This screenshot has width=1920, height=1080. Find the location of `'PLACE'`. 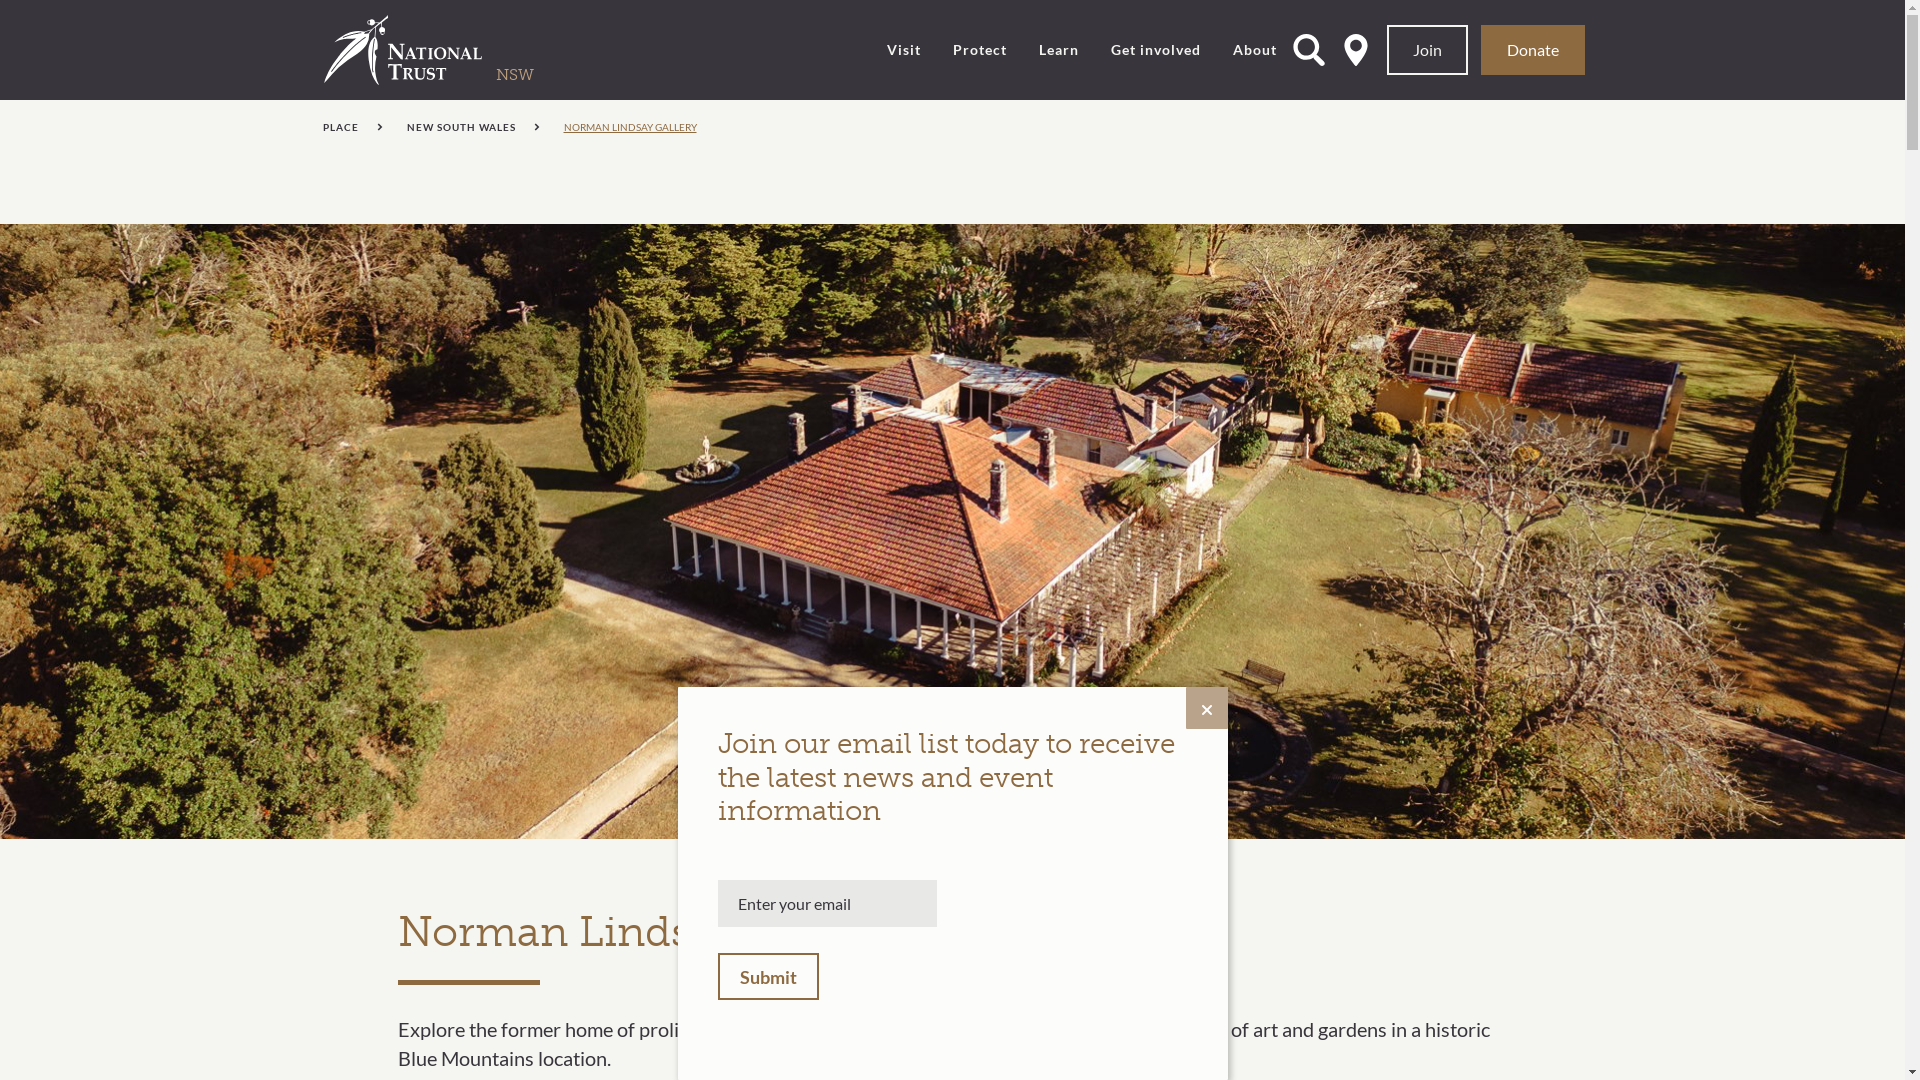

'PLACE' is located at coordinates (351, 127).